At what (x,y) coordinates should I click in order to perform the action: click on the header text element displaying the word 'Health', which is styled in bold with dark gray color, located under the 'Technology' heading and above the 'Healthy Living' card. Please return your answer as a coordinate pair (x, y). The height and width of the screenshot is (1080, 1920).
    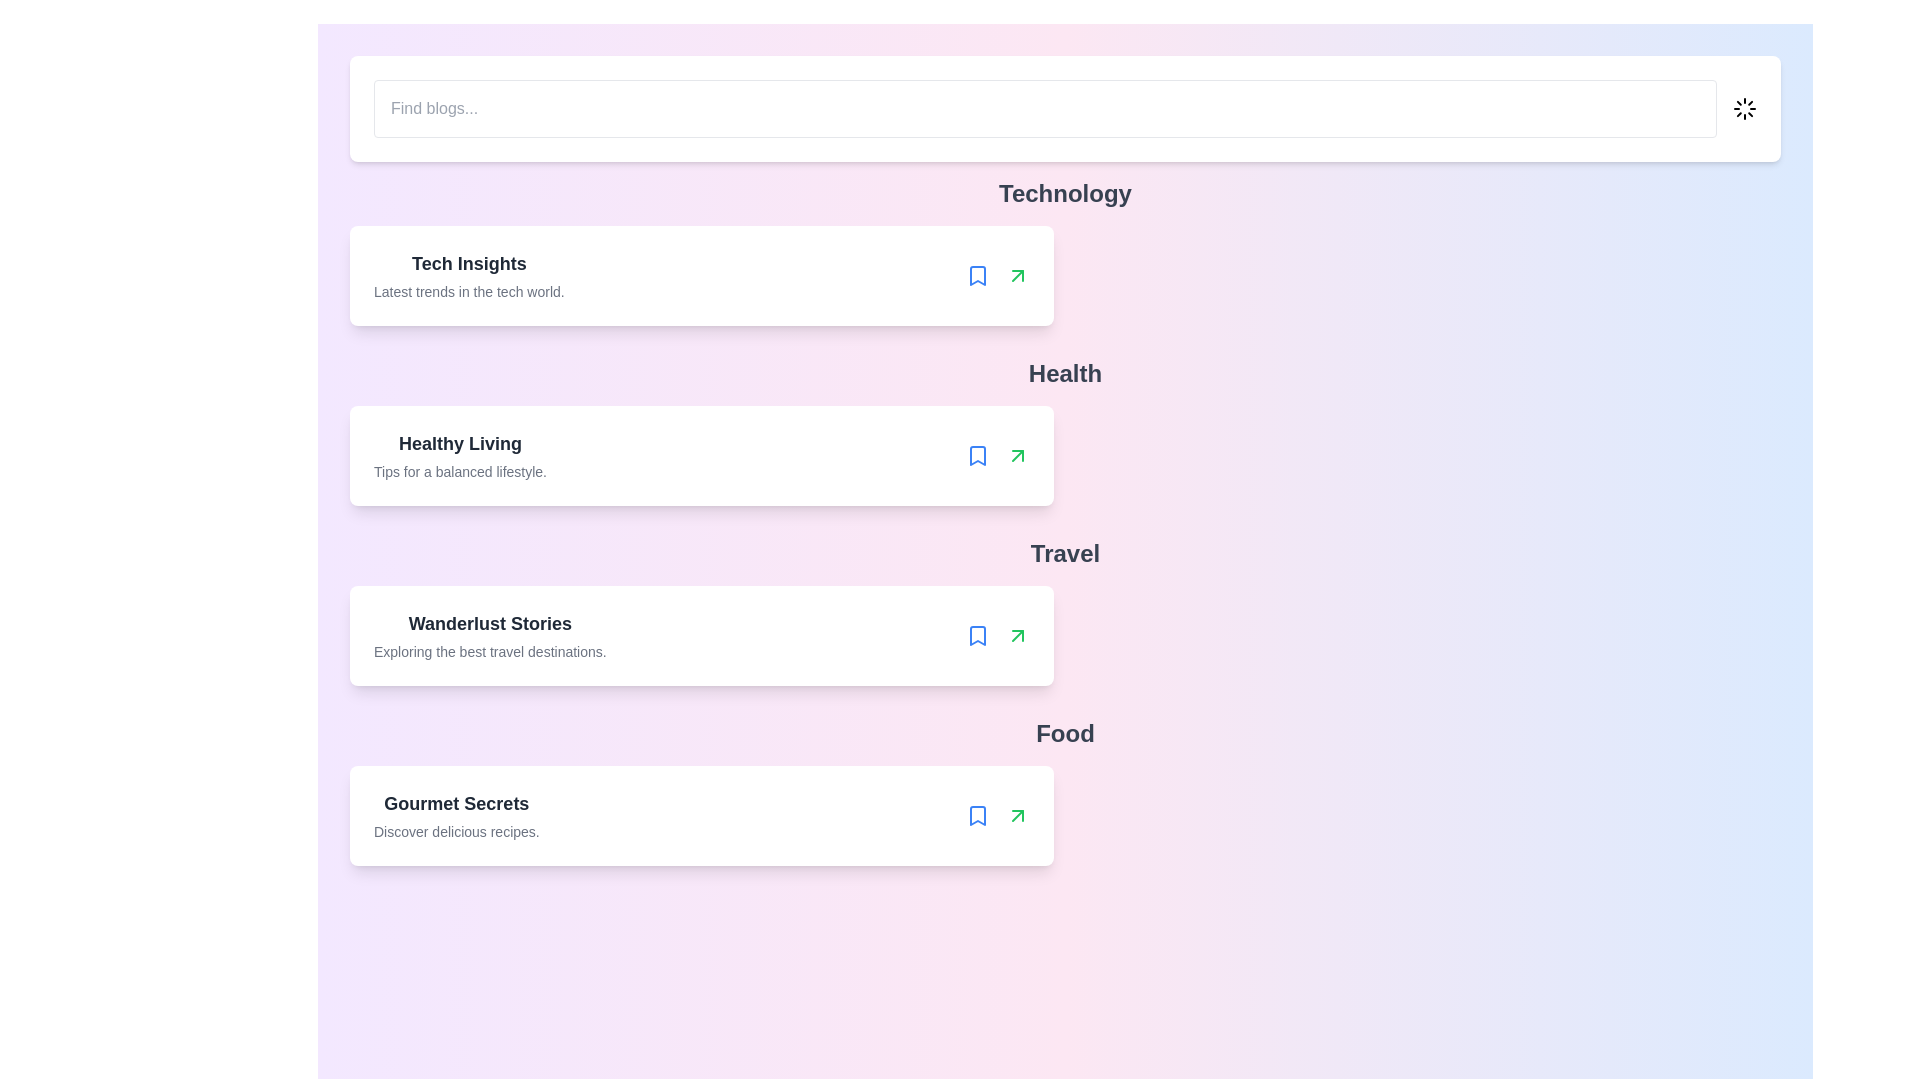
    Looking at the image, I should click on (1064, 374).